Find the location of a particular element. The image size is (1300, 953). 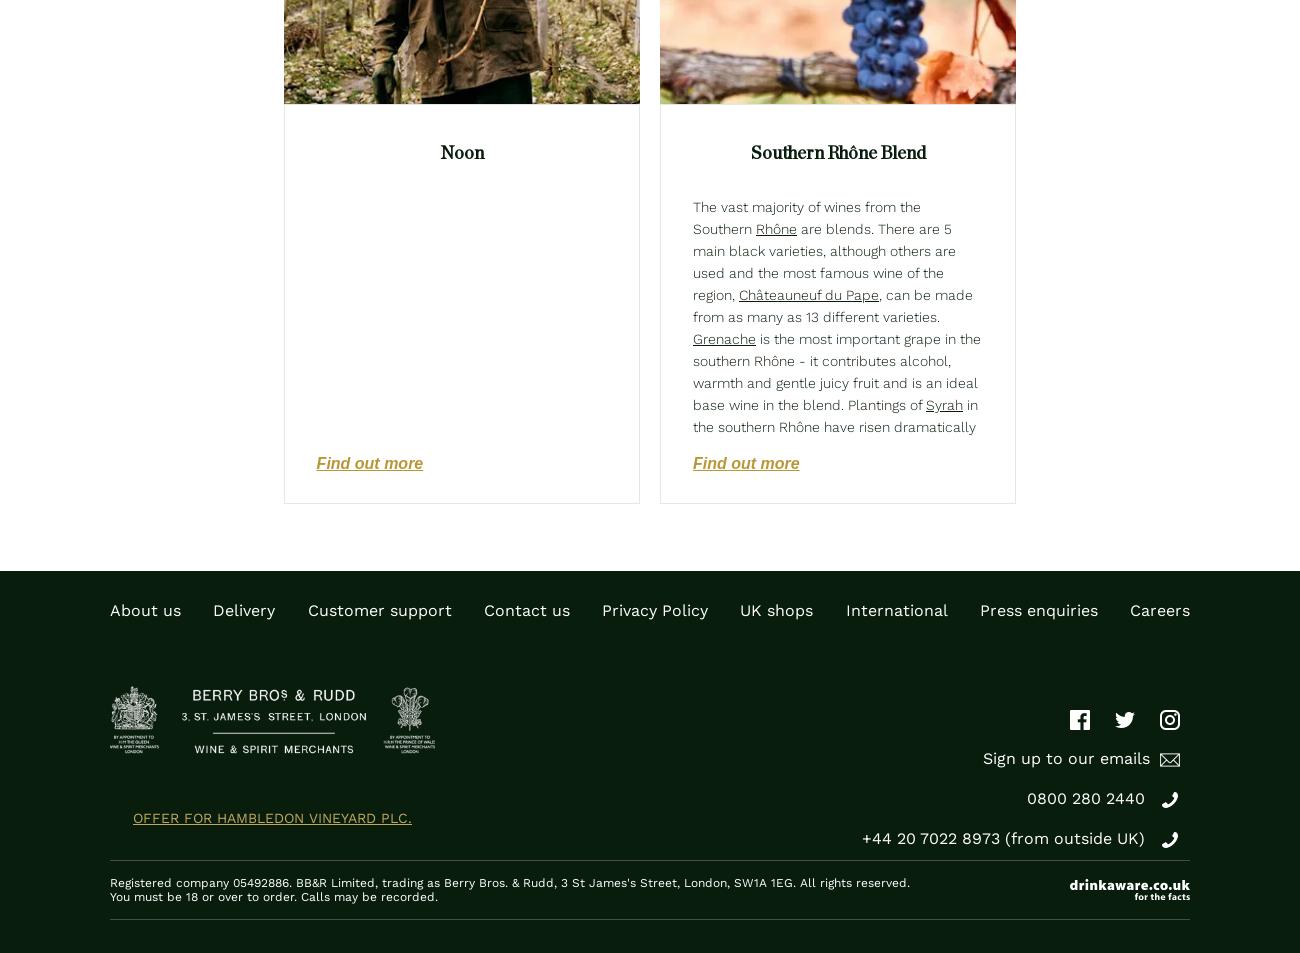

'The vast majority of wines from the Southern' is located at coordinates (806, 217).